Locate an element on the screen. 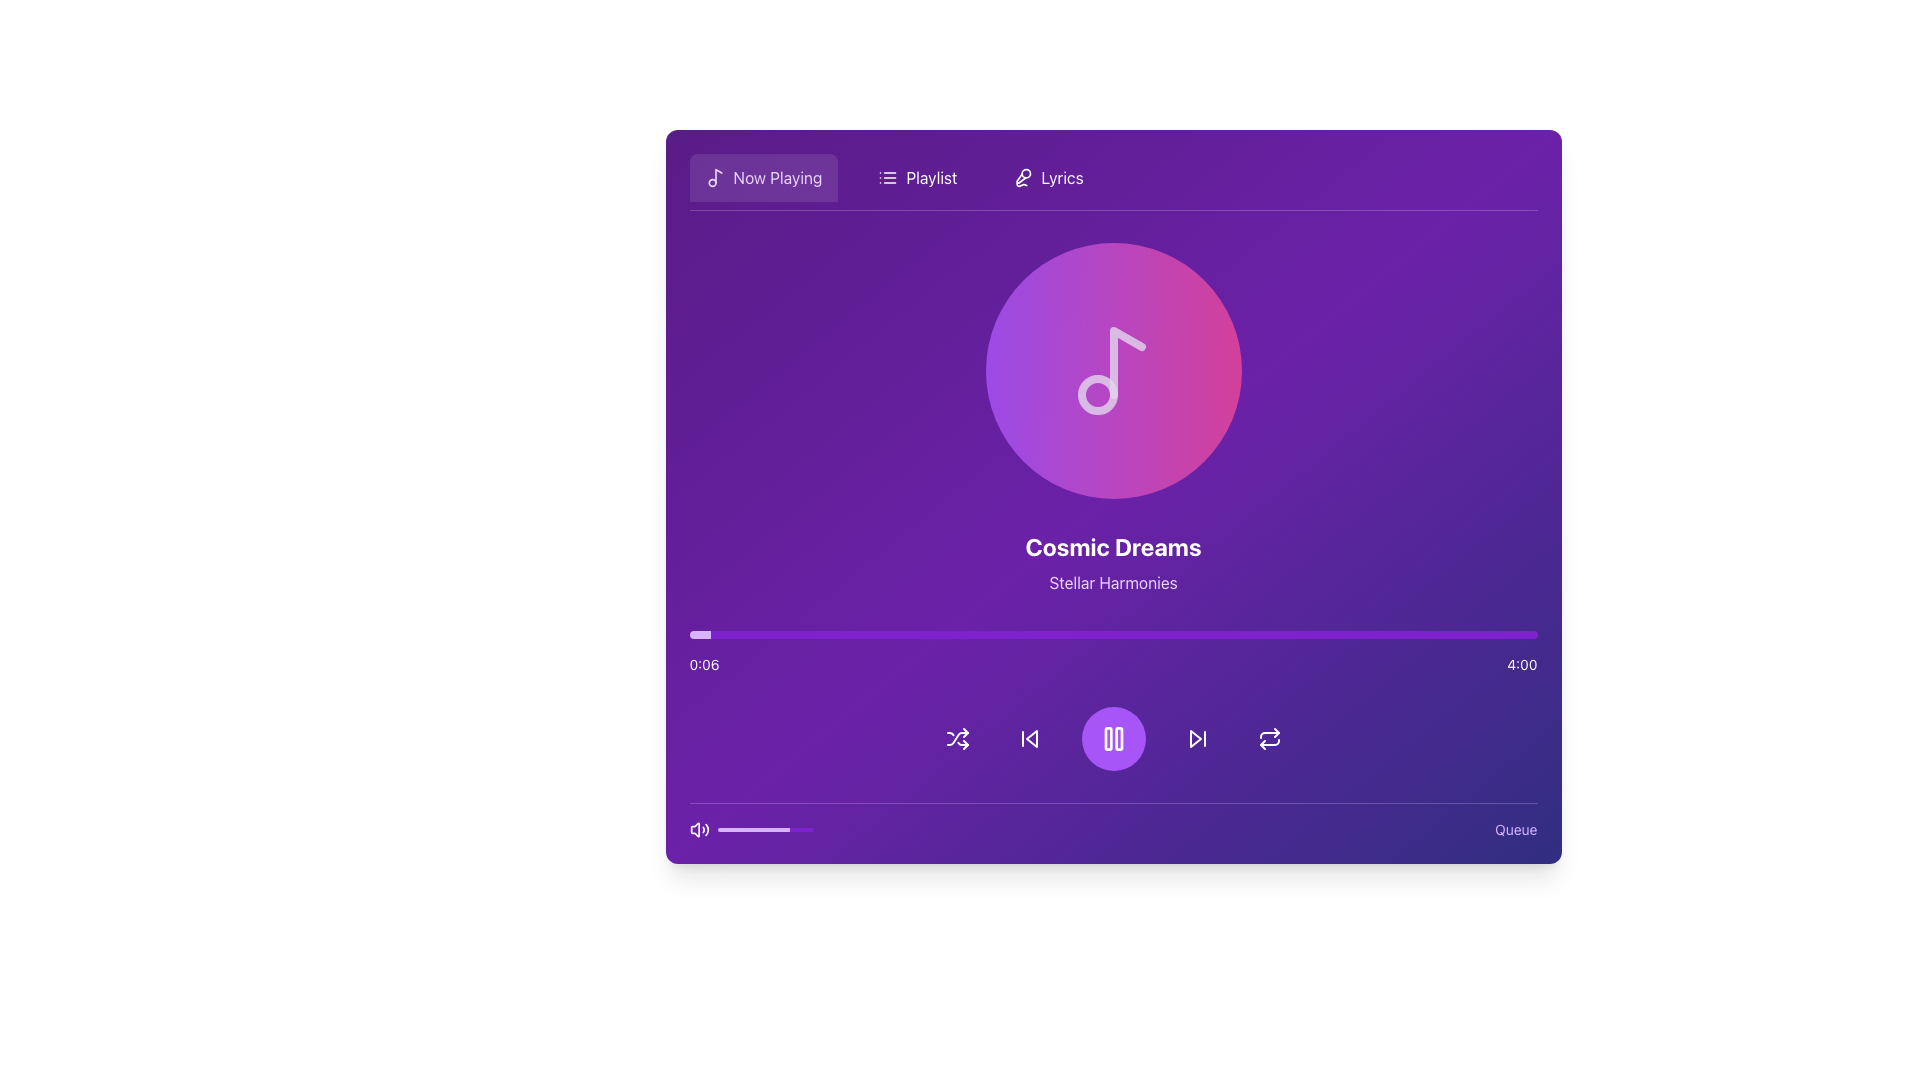 Image resolution: width=1920 pixels, height=1080 pixels. the tab selection button for 'Now Playing' located at the top-left corner of the interface is located at coordinates (762, 176).